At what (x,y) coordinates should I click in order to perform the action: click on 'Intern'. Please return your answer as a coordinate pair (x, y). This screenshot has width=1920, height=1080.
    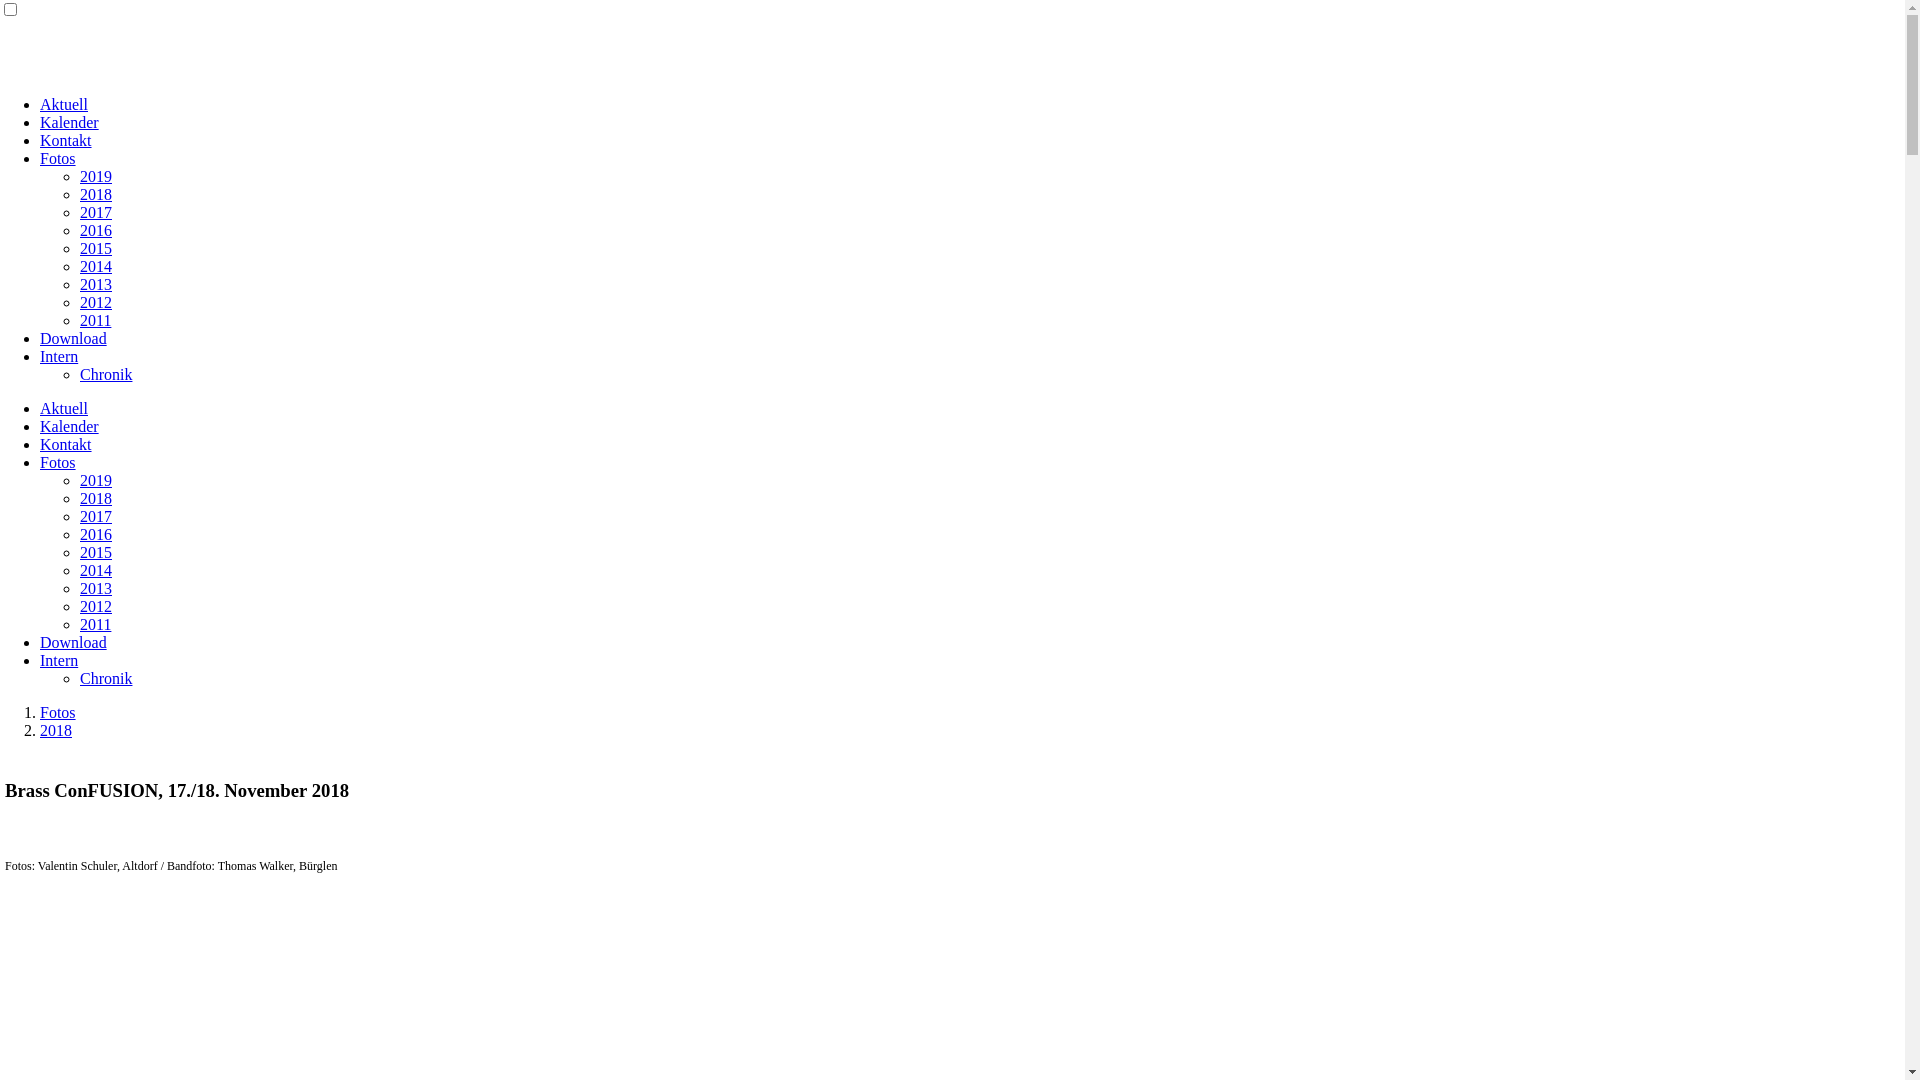
    Looking at the image, I should click on (58, 660).